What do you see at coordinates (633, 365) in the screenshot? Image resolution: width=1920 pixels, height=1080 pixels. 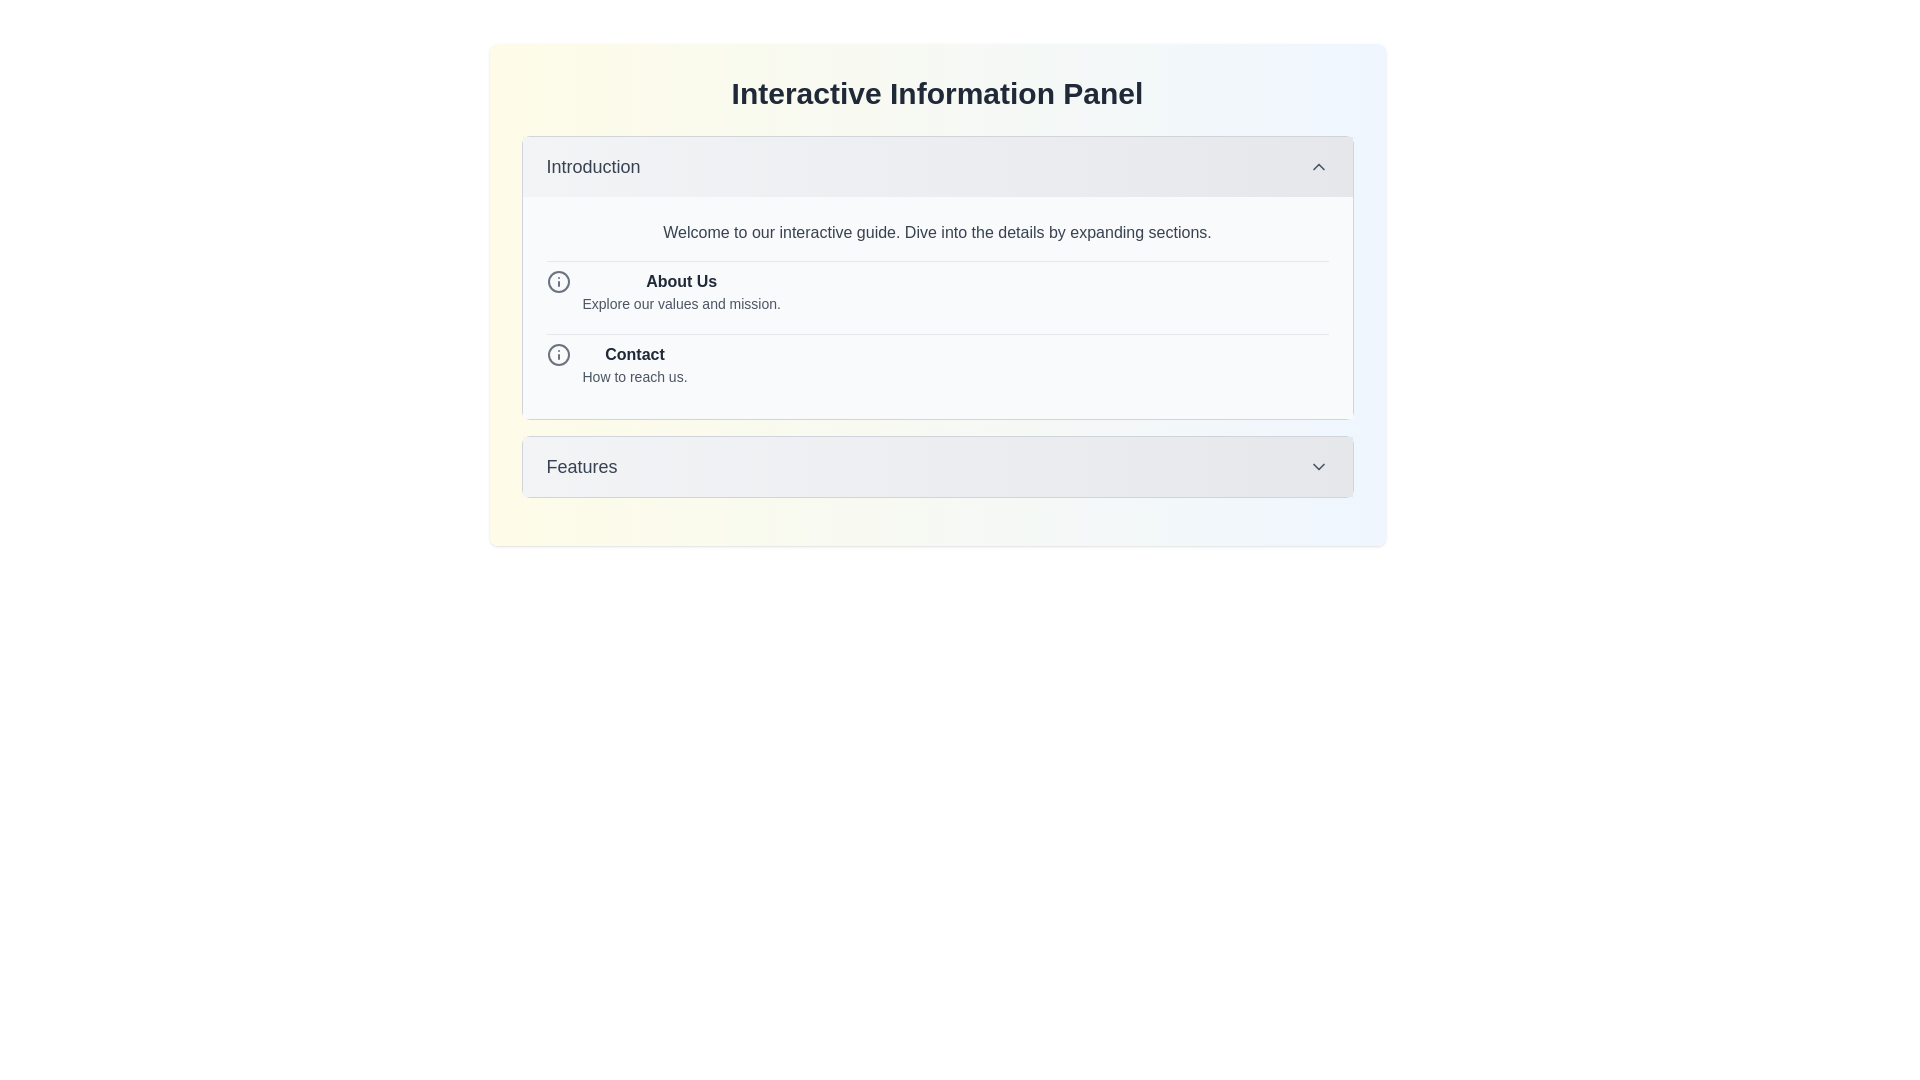 I see `text information displayed in the informational label located as the second item in the list, below the 'About Us' entry, which provides context about contacting the relevant entity` at bounding box center [633, 365].